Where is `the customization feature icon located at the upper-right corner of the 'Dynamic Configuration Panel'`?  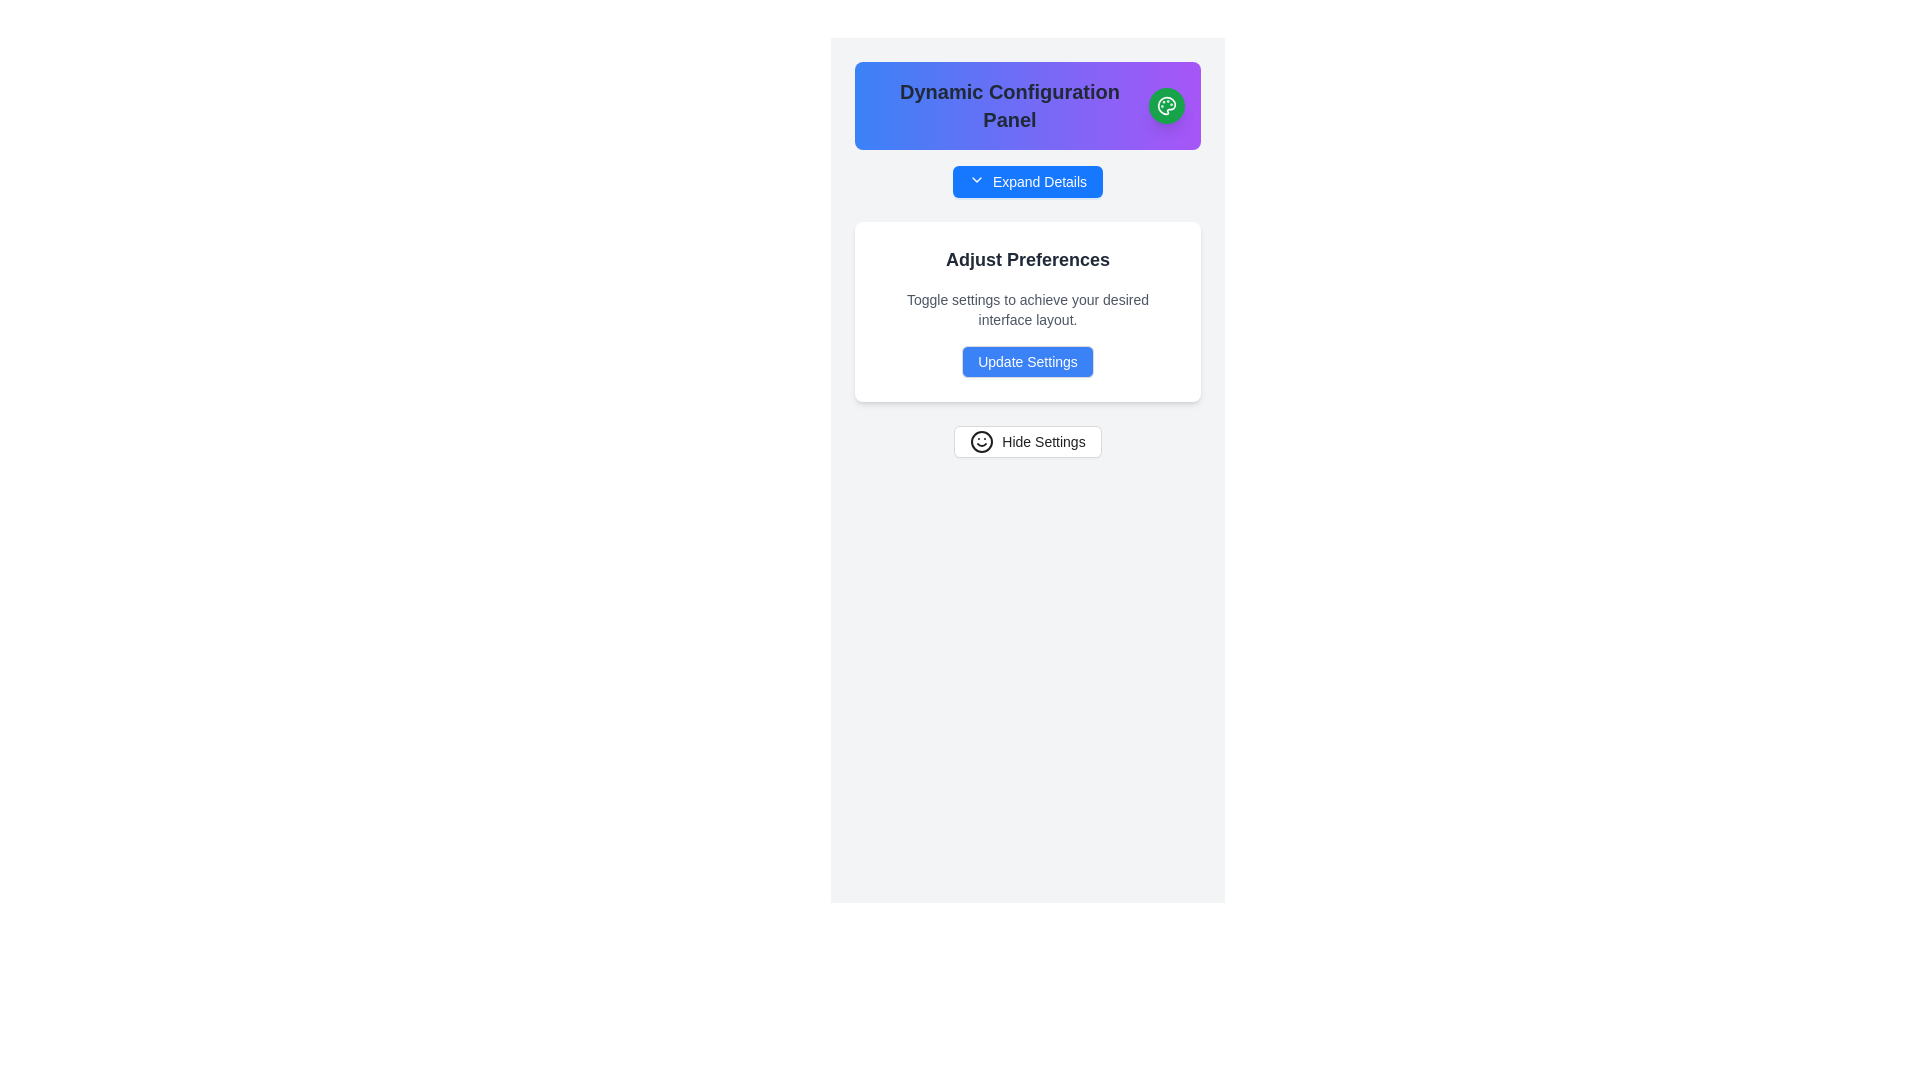
the customization feature icon located at the upper-right corner of the 'Dynamic Configuration Panel' is located at coordinates (1166, 105).